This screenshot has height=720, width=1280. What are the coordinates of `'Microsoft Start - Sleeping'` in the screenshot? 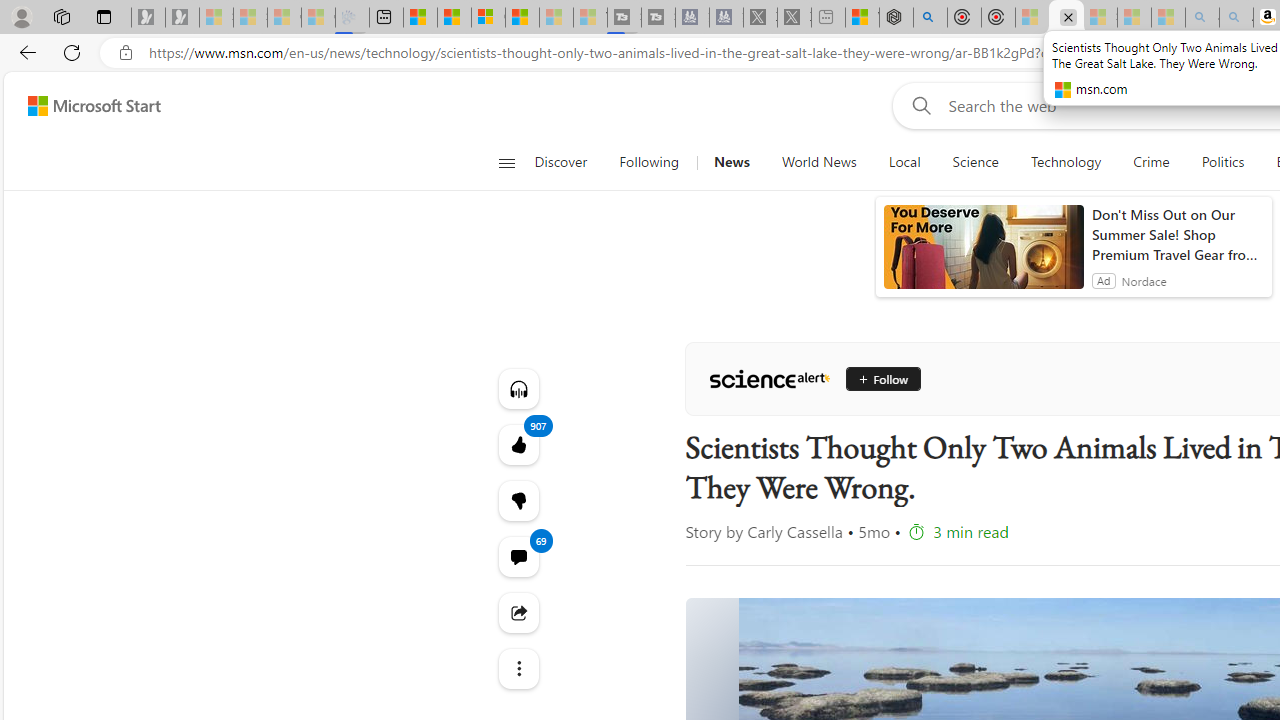 It's located at (556, 17).